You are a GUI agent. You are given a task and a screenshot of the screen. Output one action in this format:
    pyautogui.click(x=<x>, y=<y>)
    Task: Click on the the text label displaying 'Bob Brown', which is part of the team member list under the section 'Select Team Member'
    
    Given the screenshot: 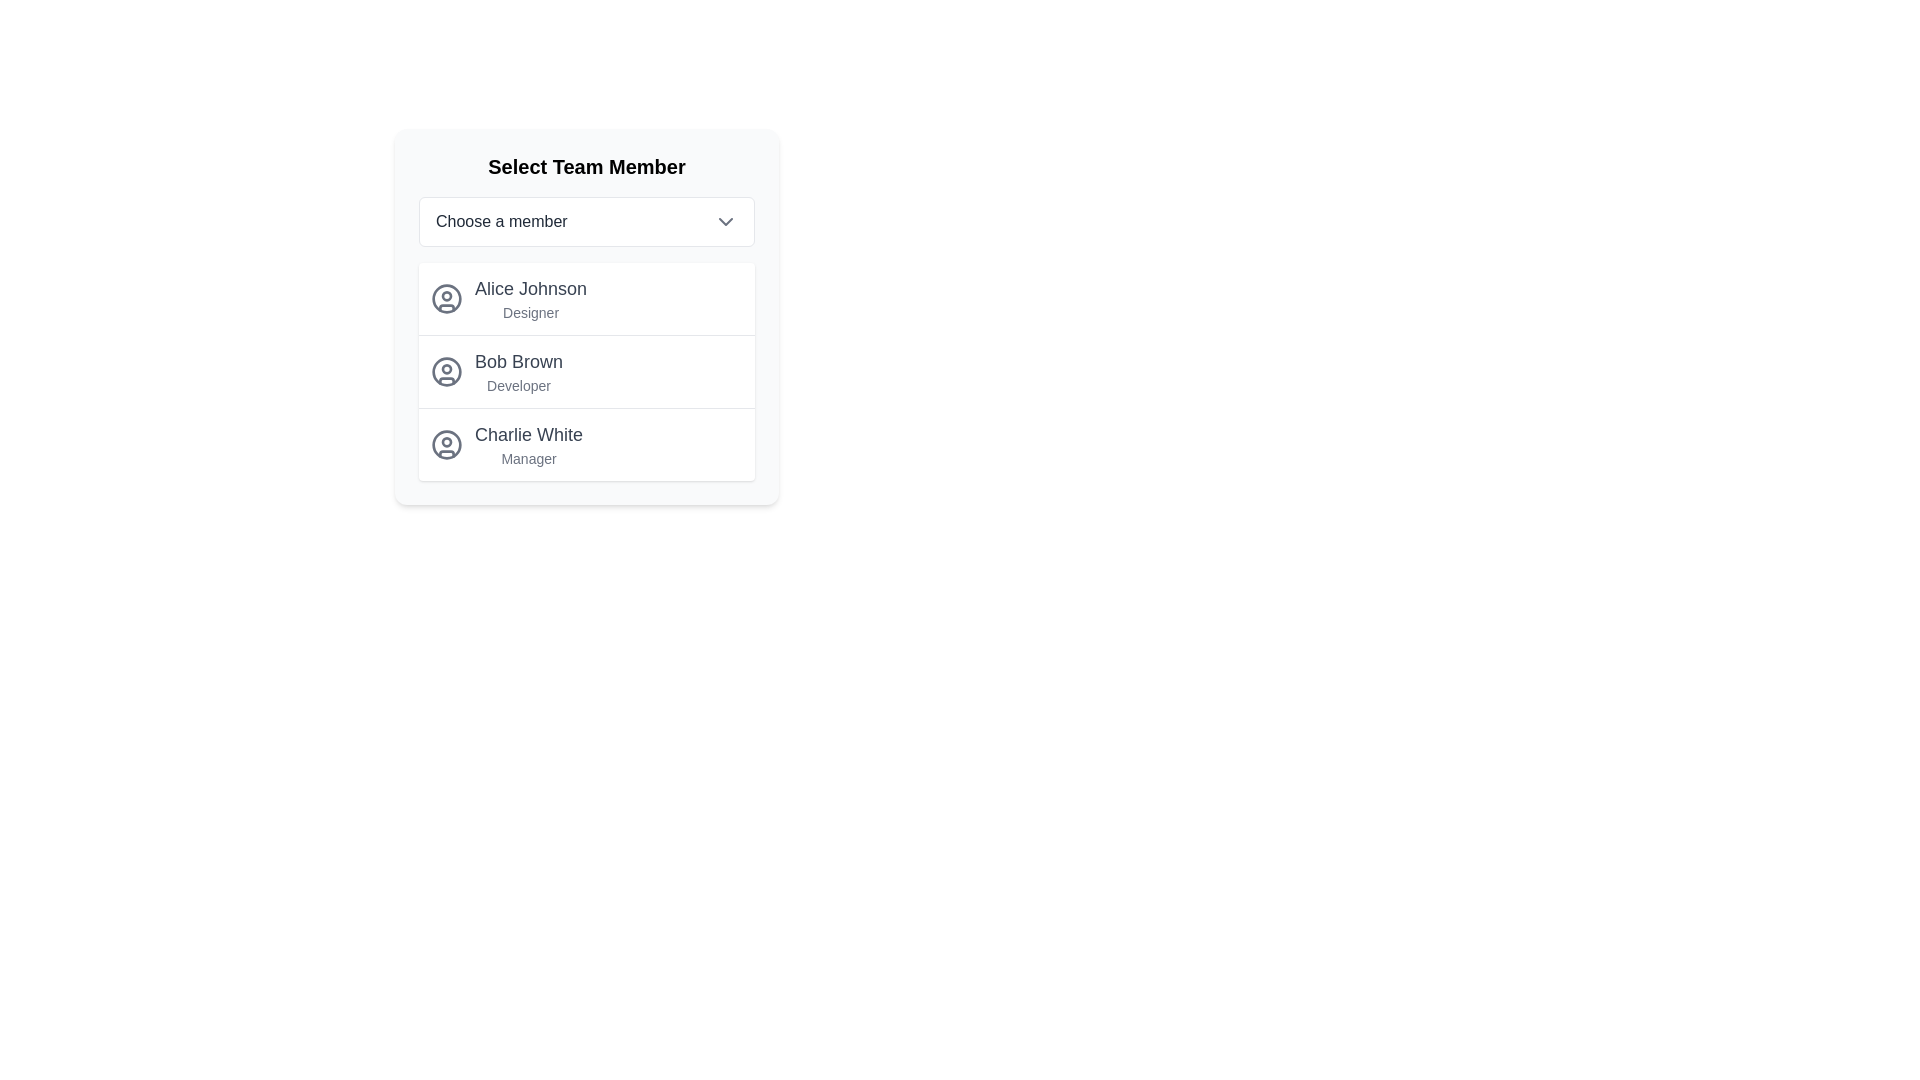 What is the action you would take?
    pyautogui.click(x=518, y=362)
    